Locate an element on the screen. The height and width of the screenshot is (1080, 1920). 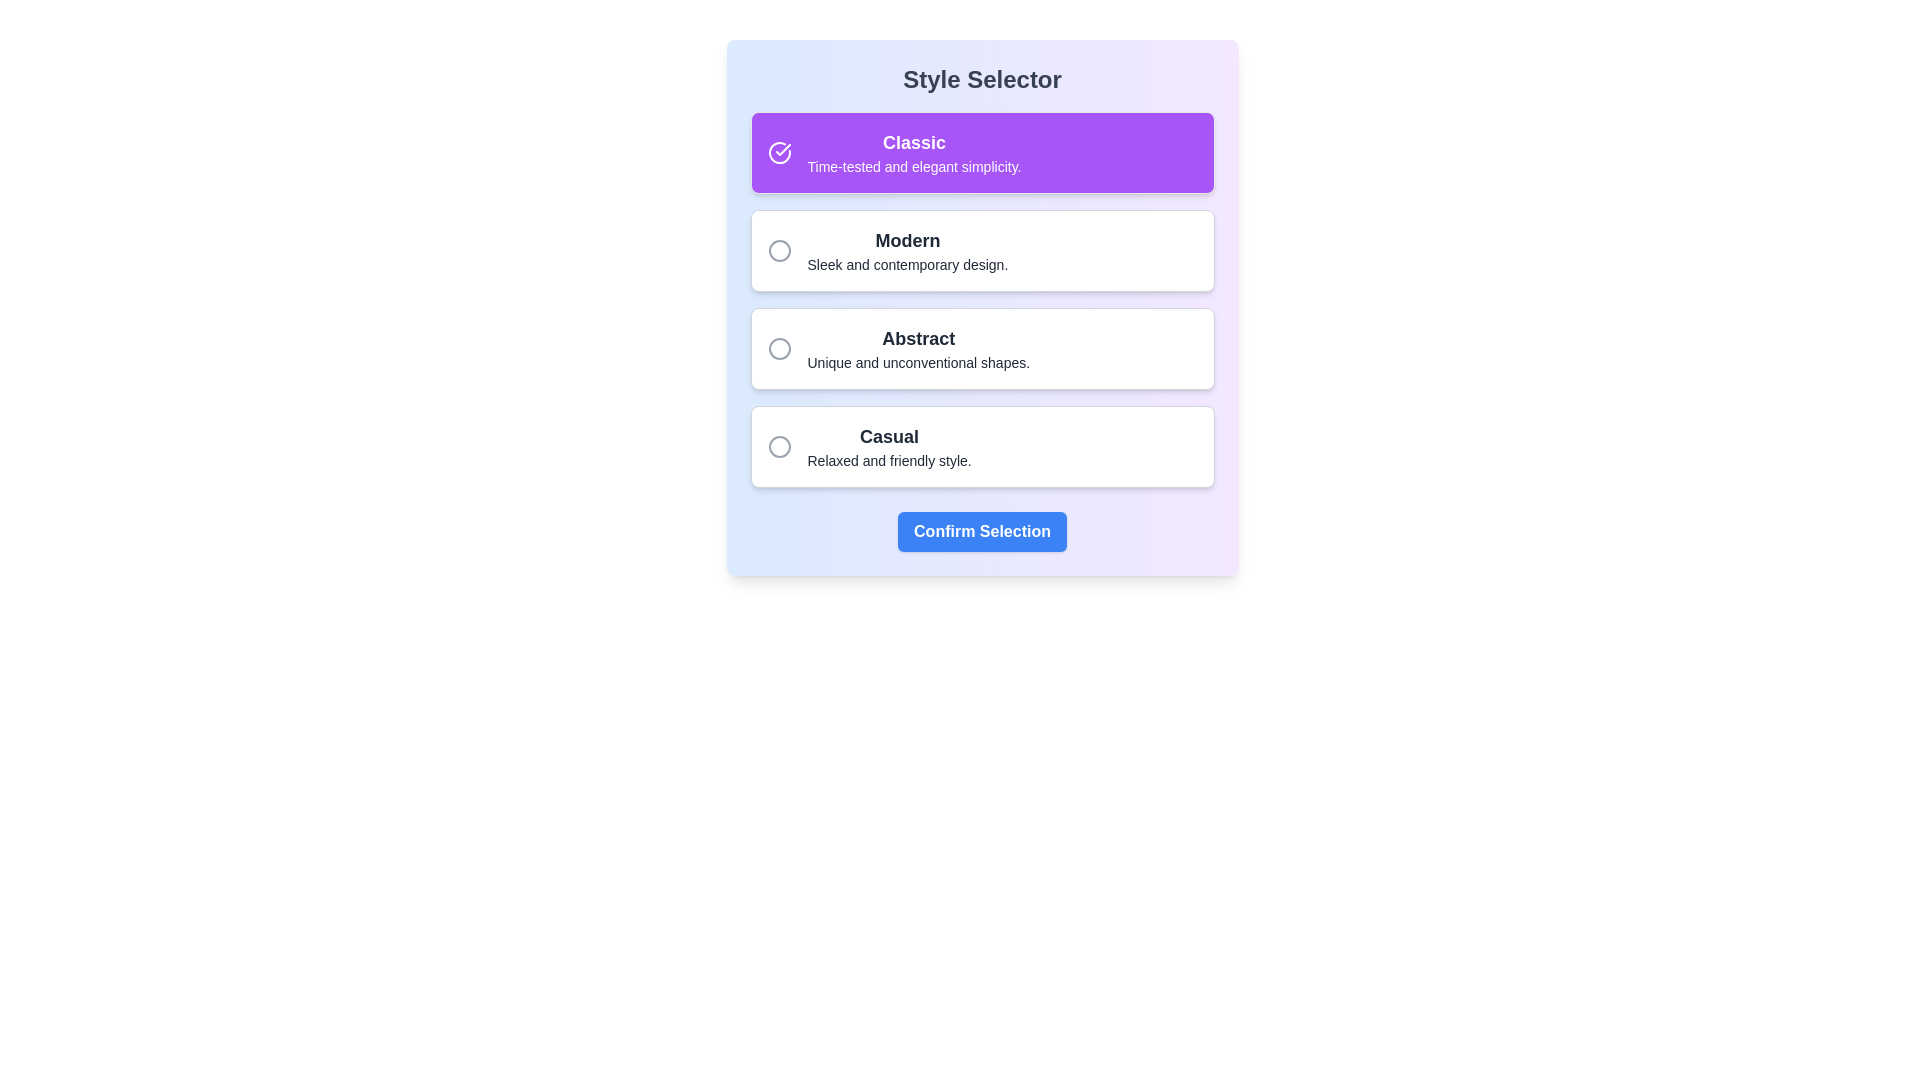
the Radio Button Icon for the 'Modern' style option is located at coordinates (778, 249).